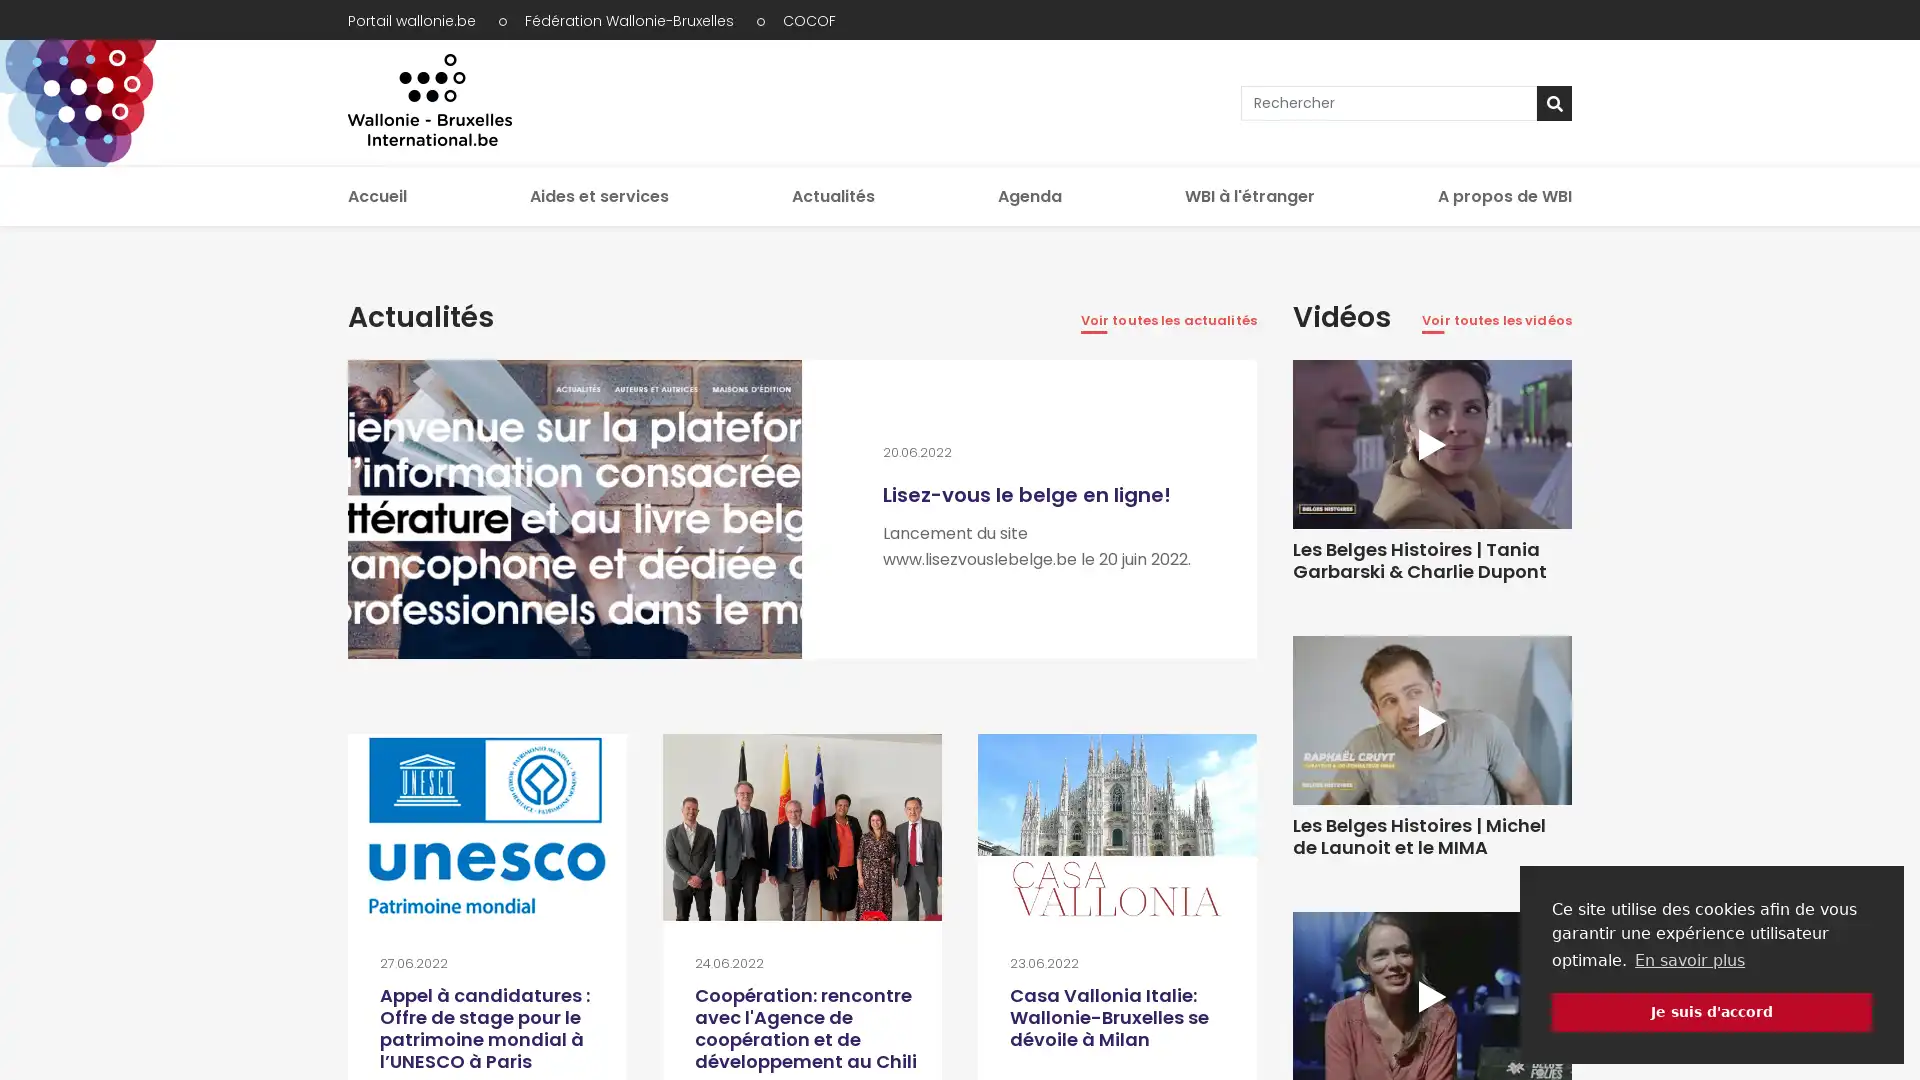 The width and height of the screenshot is (1920, 1080). Describe the element at coordinates (1688, 959) in the screenshot. I see `learn more about cookies` at that location.